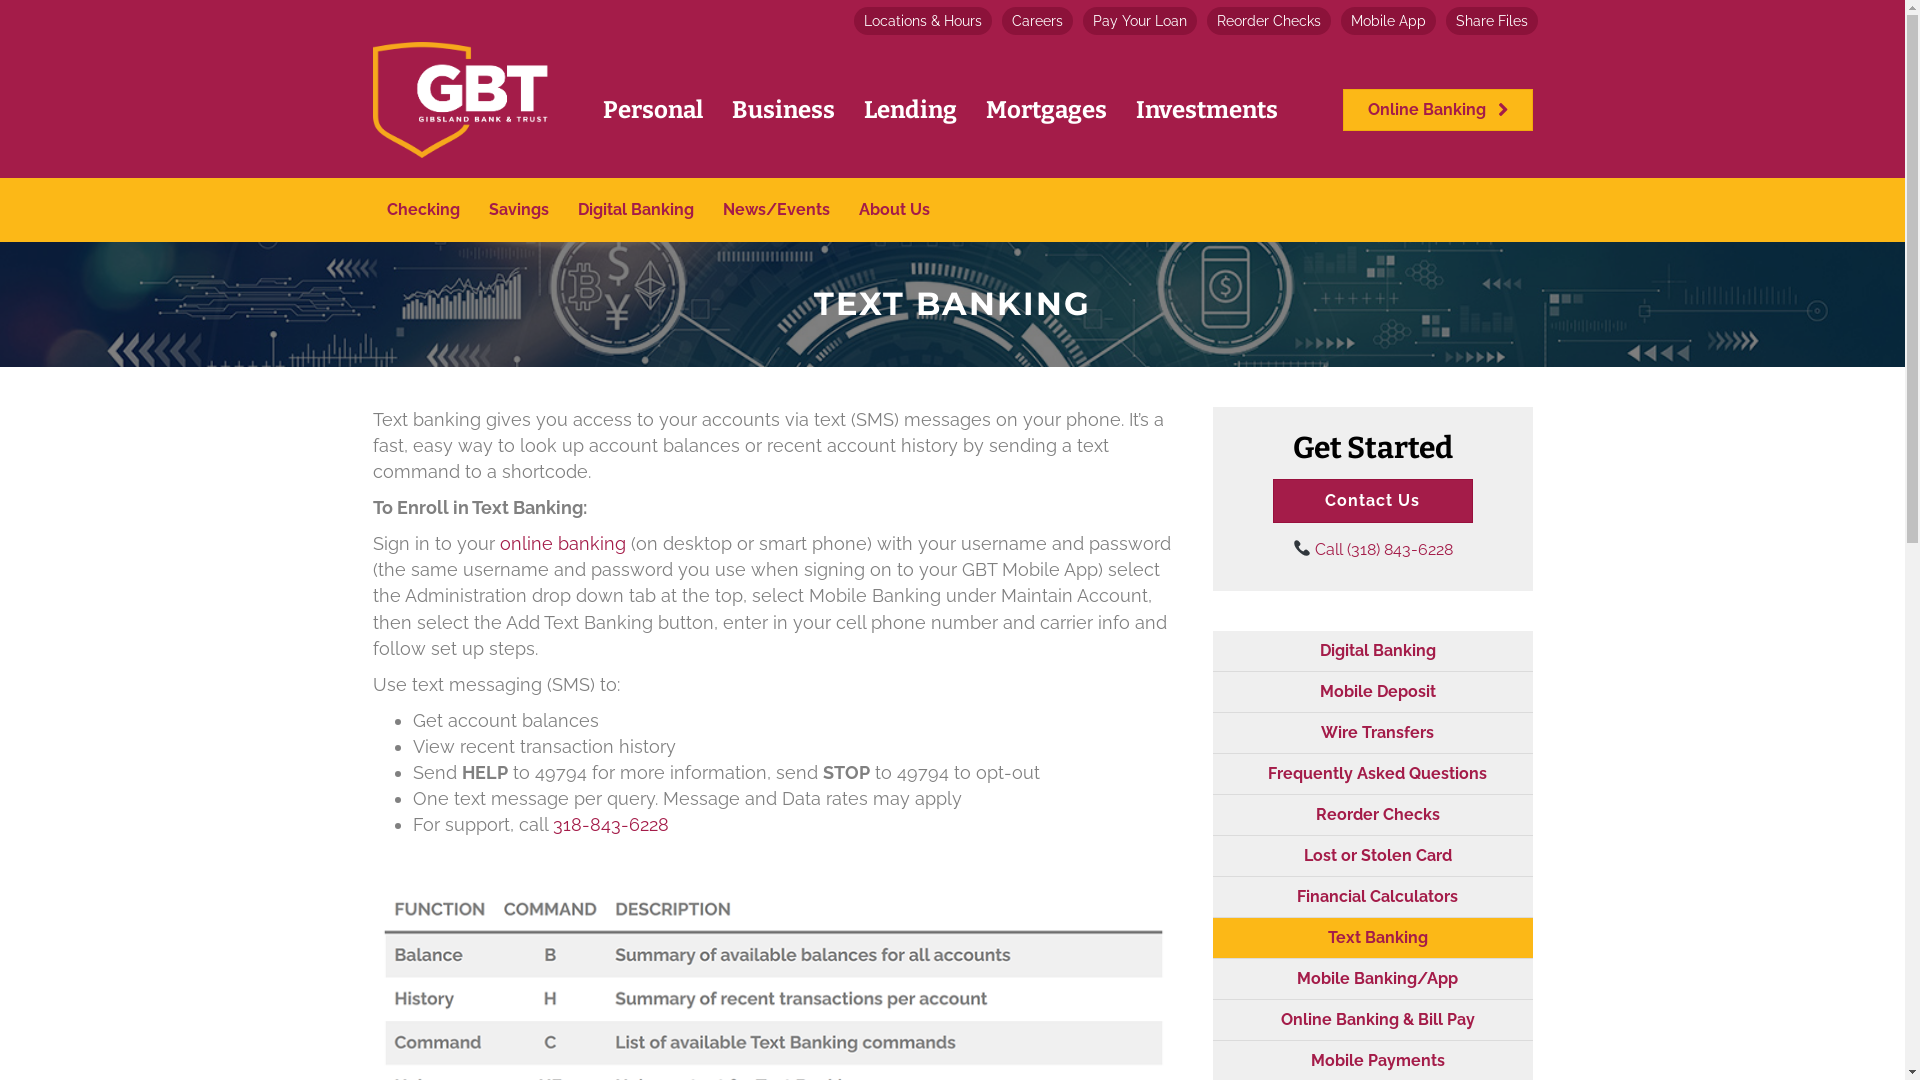 The width and height of the screenshot is (1920, 1080). Describe the element at coordinates (1371, 549) in the screenshot. I see `'Call (318) 843-6228'` at that location.